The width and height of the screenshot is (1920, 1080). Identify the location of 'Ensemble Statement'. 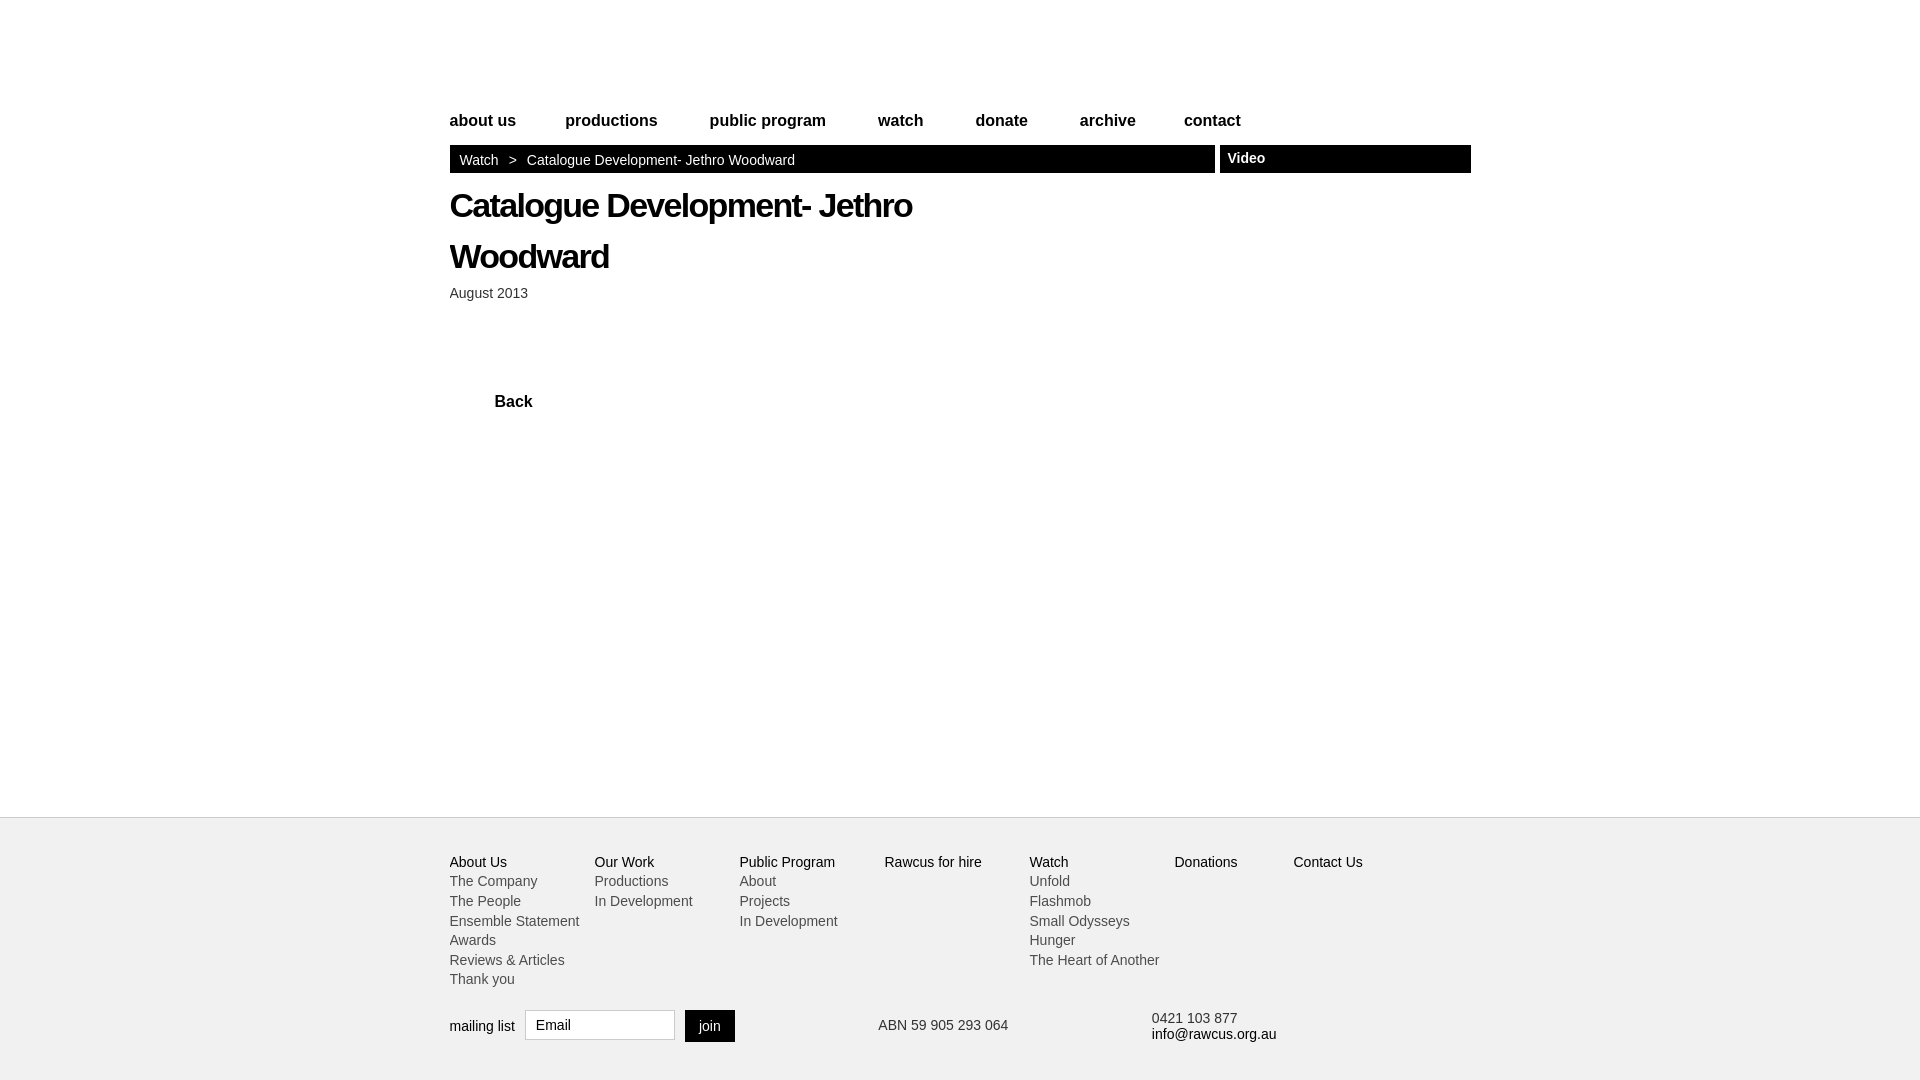
(514, 921).